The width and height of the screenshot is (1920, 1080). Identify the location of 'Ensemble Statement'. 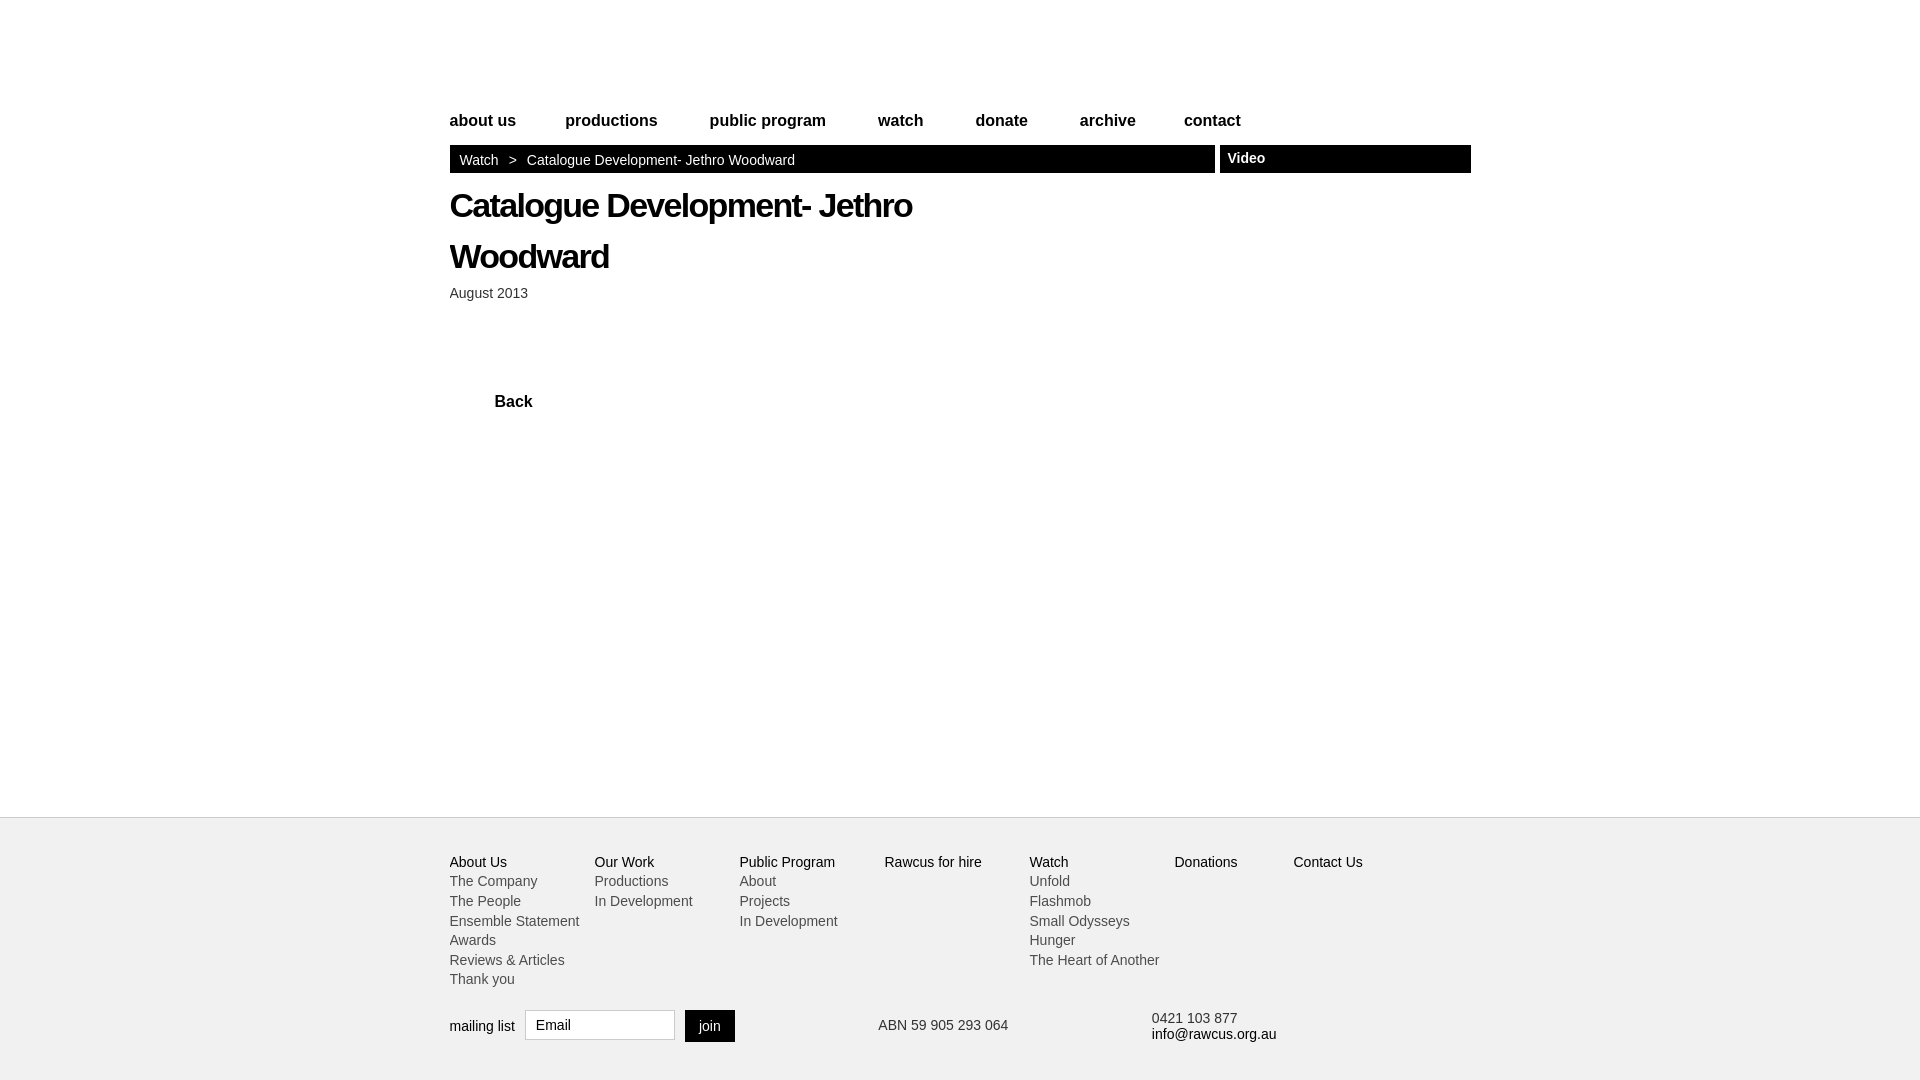
(514, 921).